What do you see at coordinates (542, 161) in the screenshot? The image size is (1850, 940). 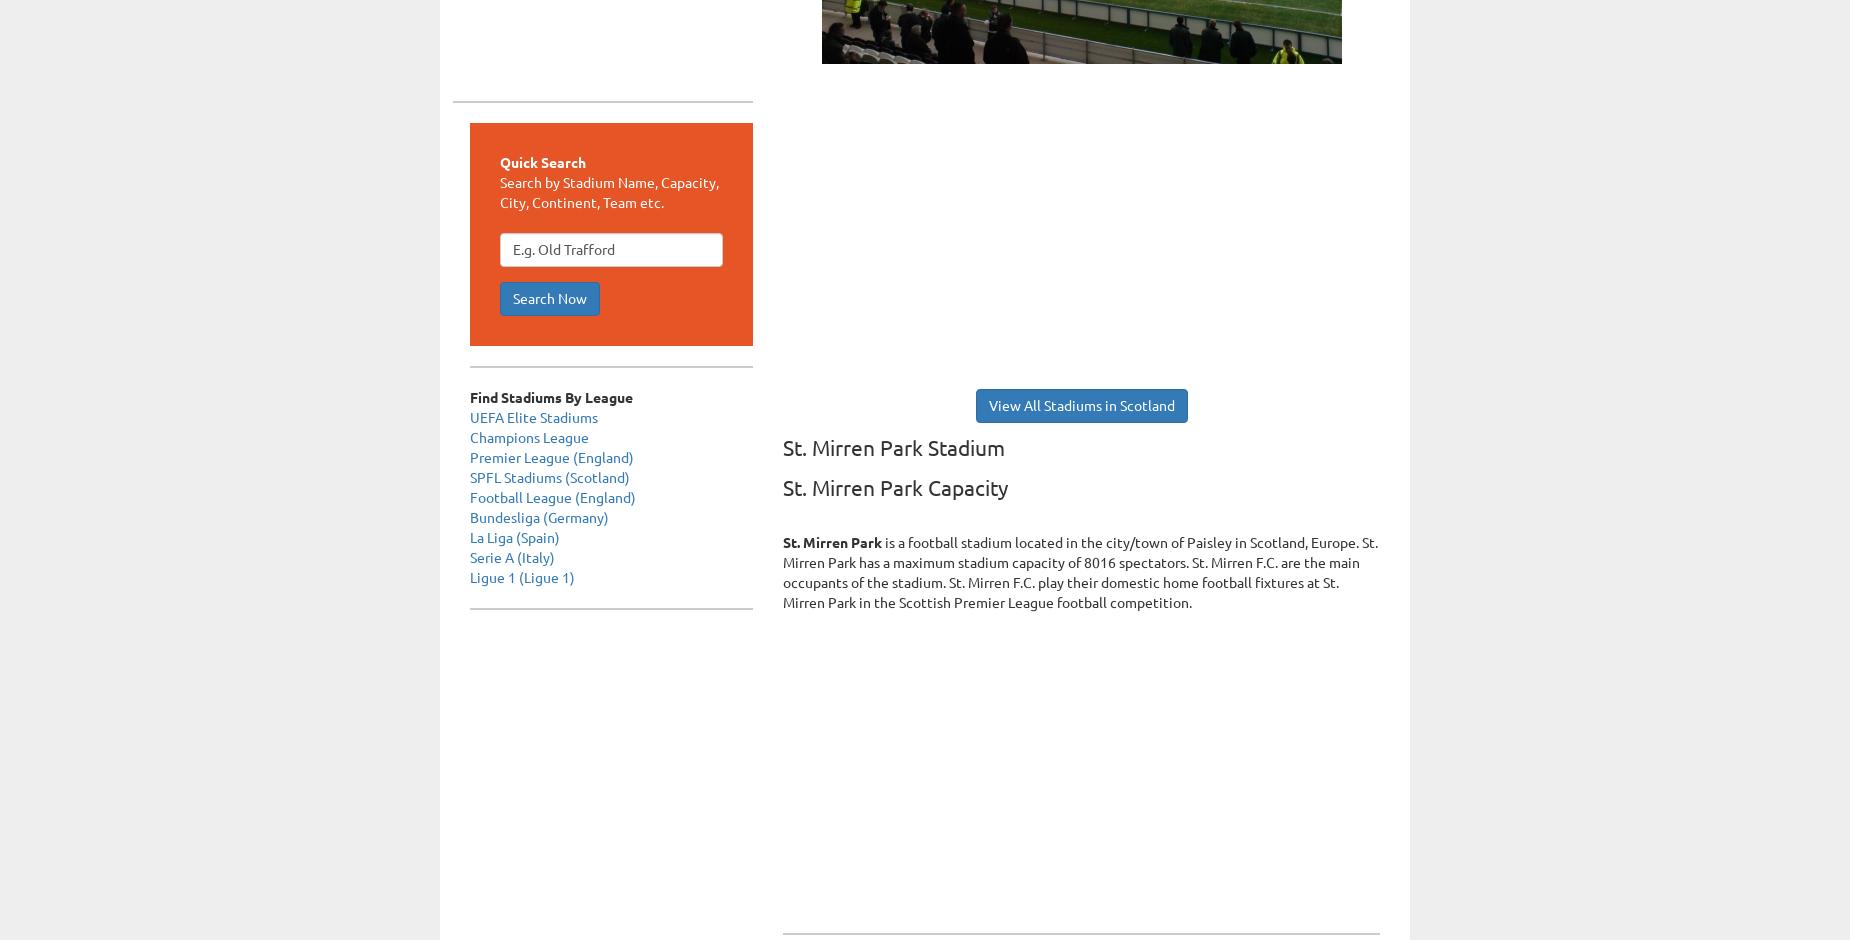 I see `'Quick Search'` at bounding box center [542, 161].